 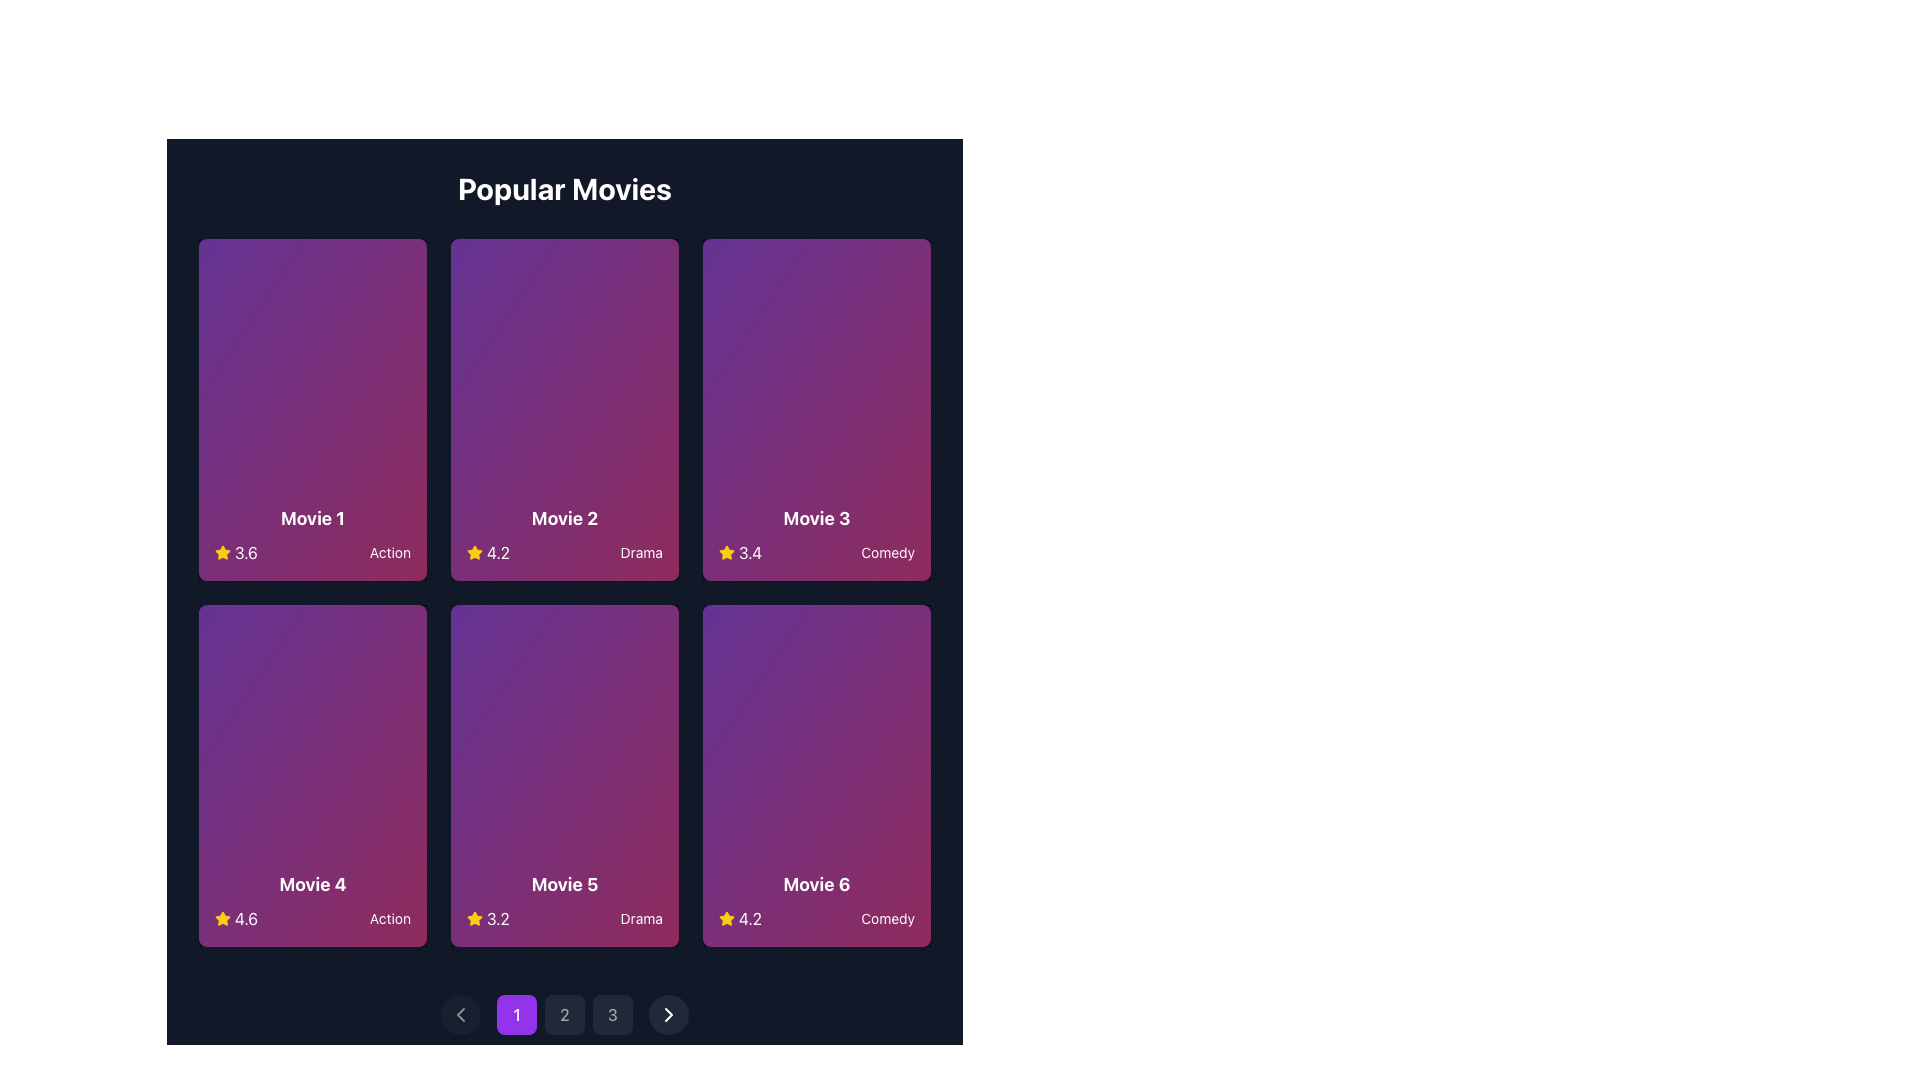 I want to click on the text block displaying the movie's title, rating, and genre located at the bottom center of the fourth card in the grid layout of movie cards, so click(x=311, y=901).